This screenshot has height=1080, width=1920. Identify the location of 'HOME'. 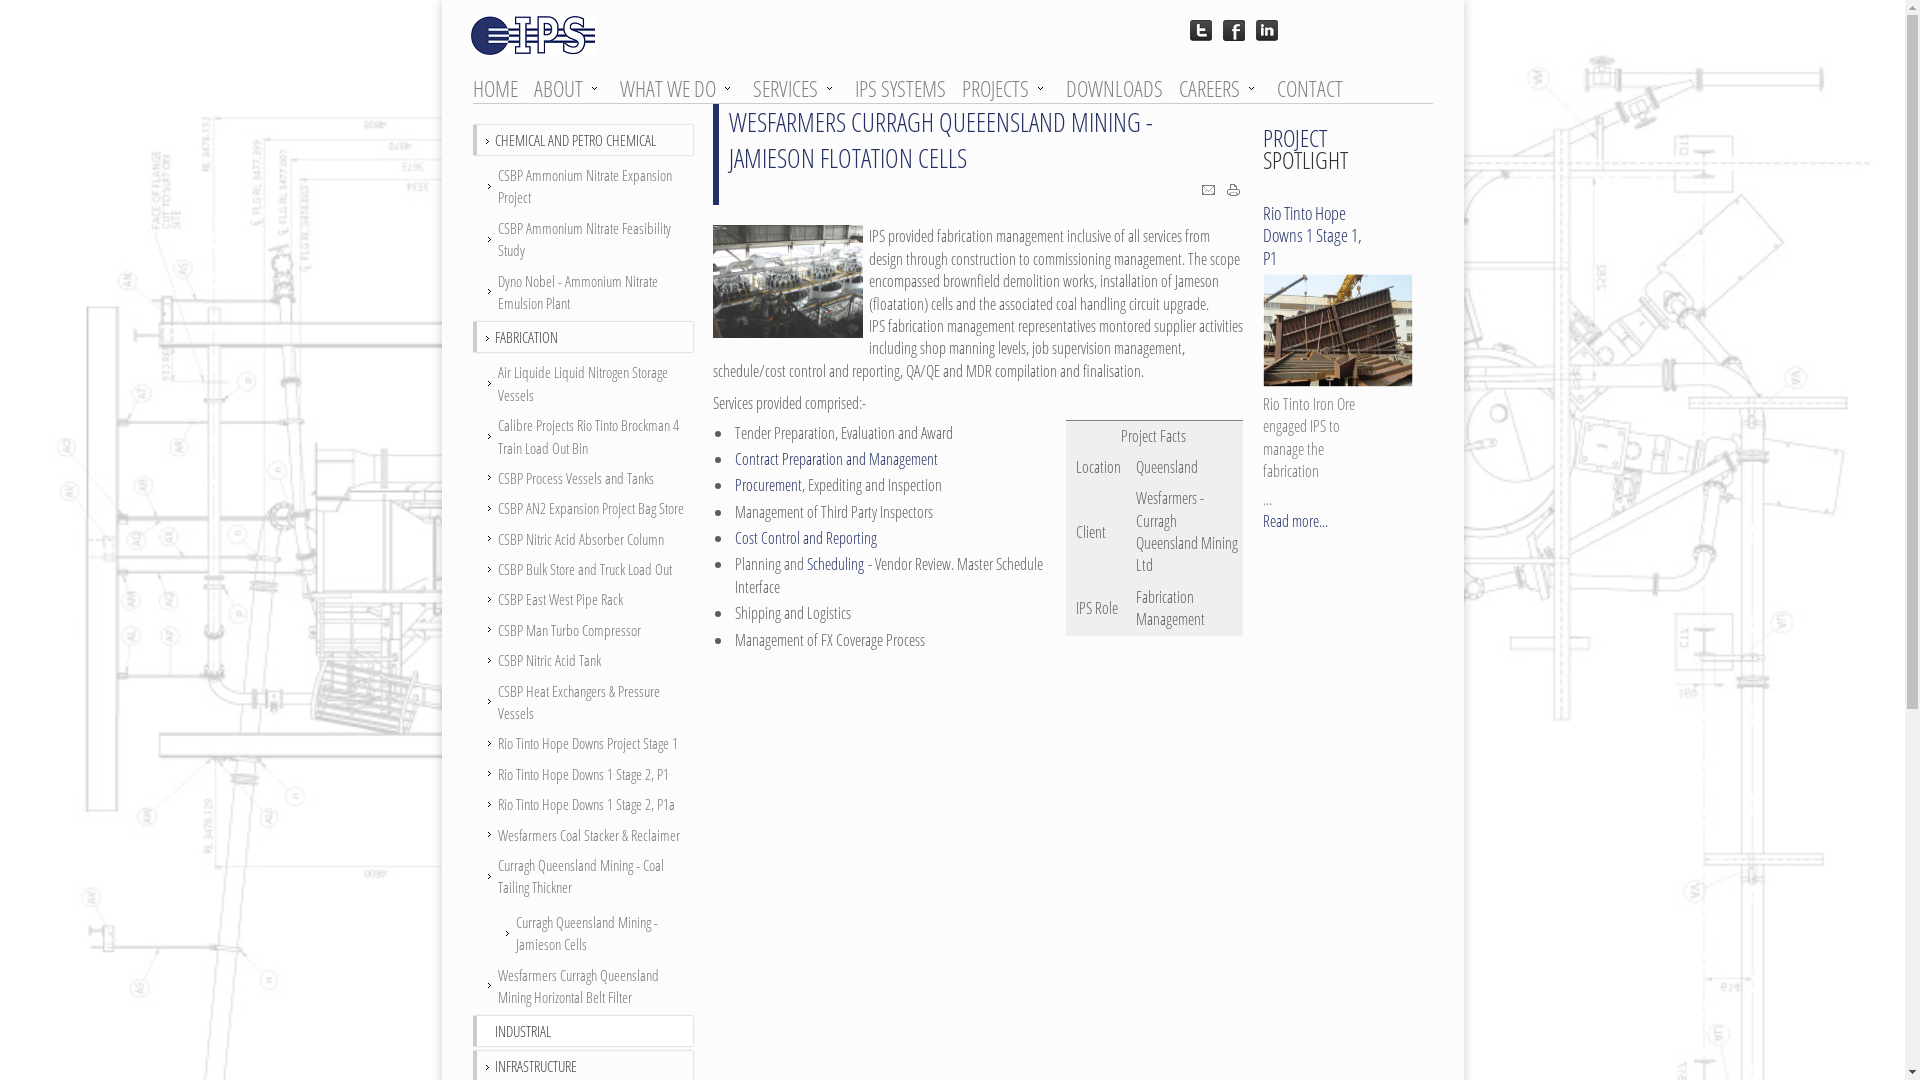
(500, 87).